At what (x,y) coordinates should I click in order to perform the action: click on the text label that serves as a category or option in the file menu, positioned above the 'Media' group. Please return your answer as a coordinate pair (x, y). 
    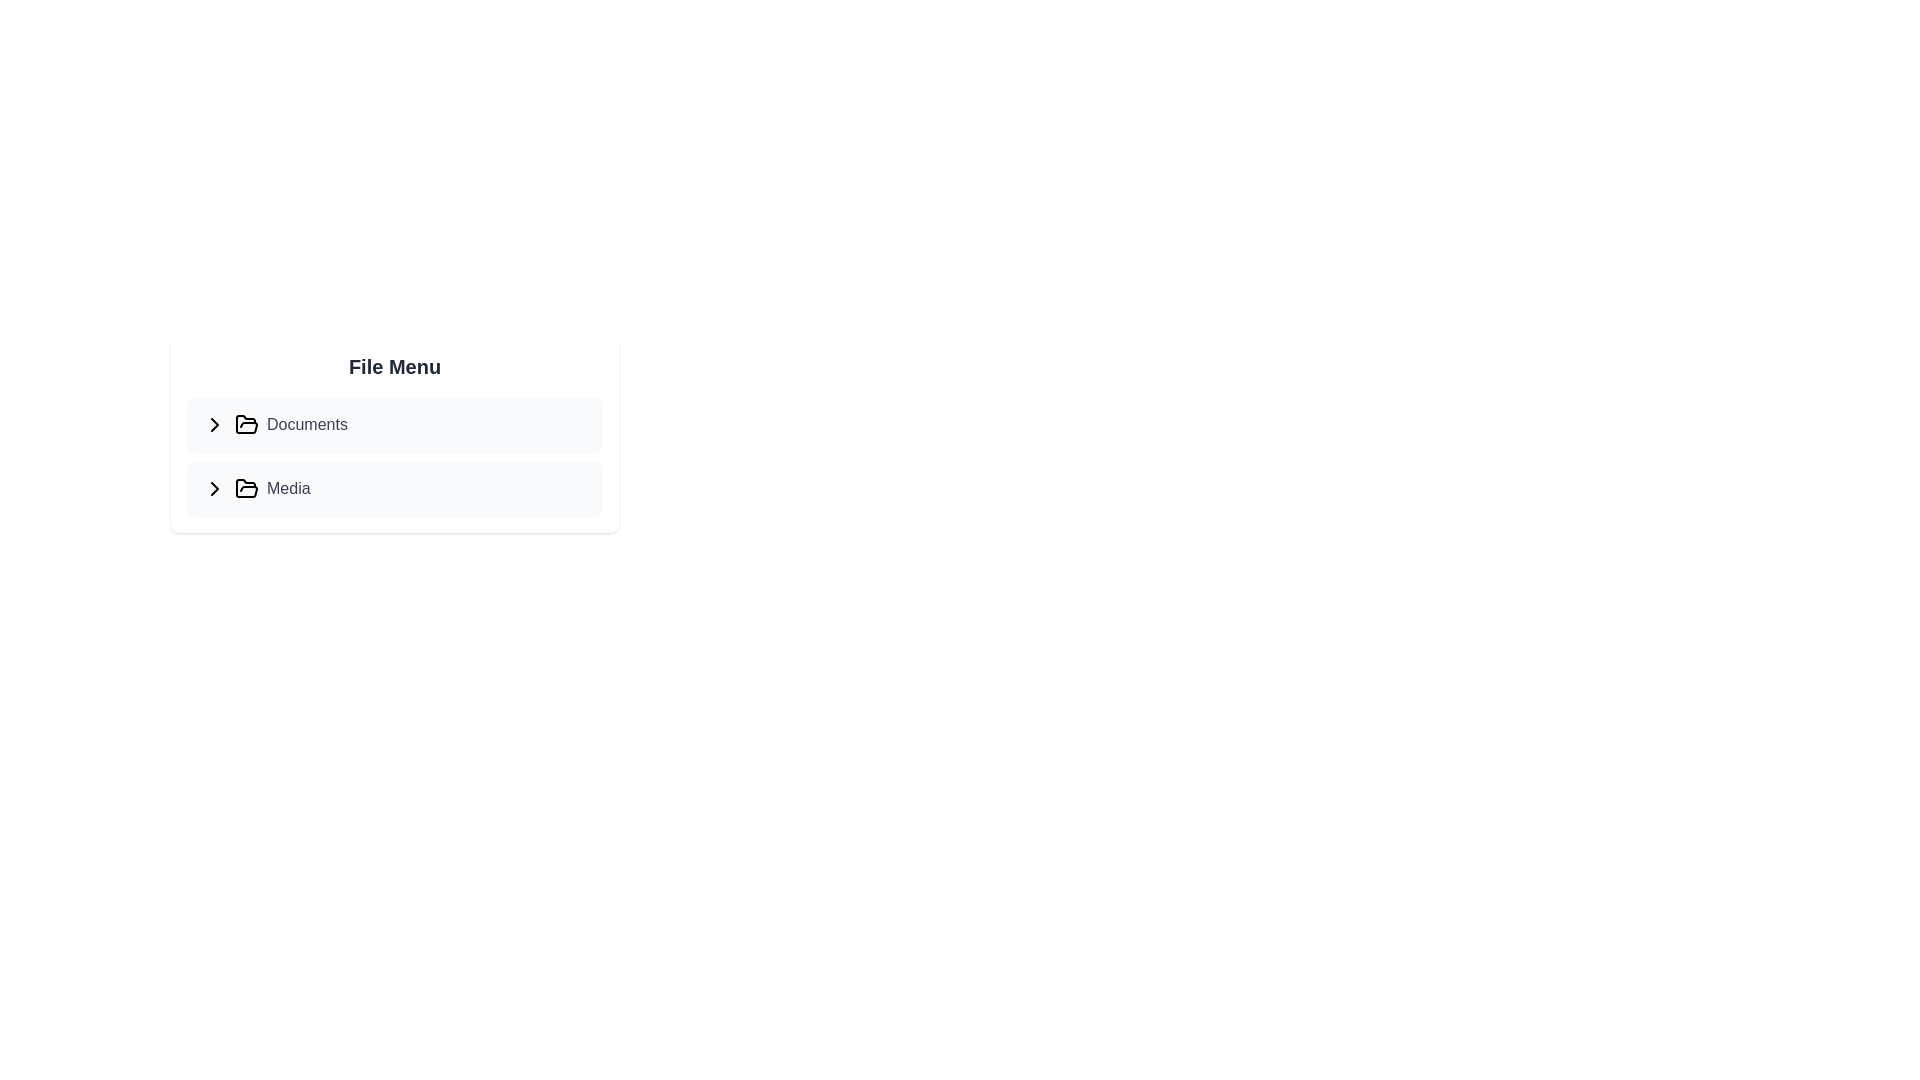
    Looking at the image, I should click on (306, 423).